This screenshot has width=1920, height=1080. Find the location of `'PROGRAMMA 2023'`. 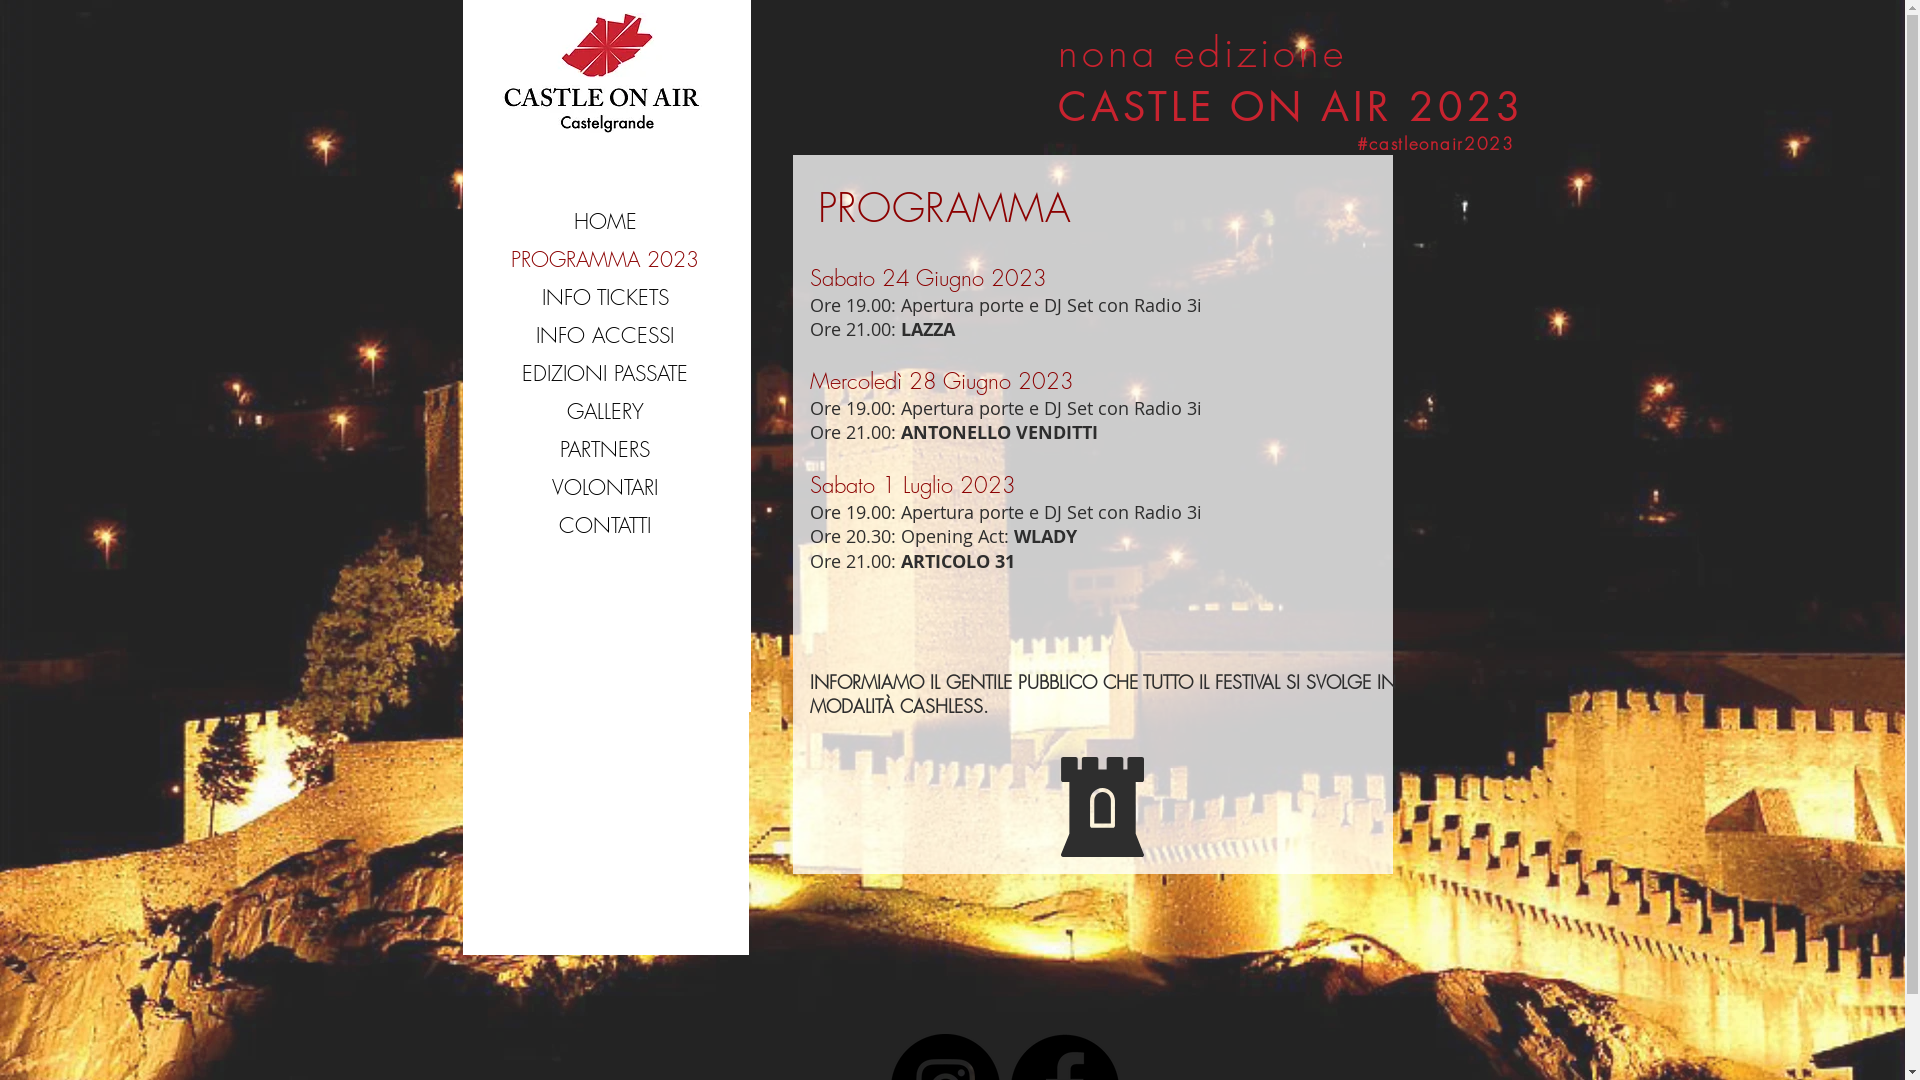

'PROGRAMMA 2023' is located at coordinates (603, 258).